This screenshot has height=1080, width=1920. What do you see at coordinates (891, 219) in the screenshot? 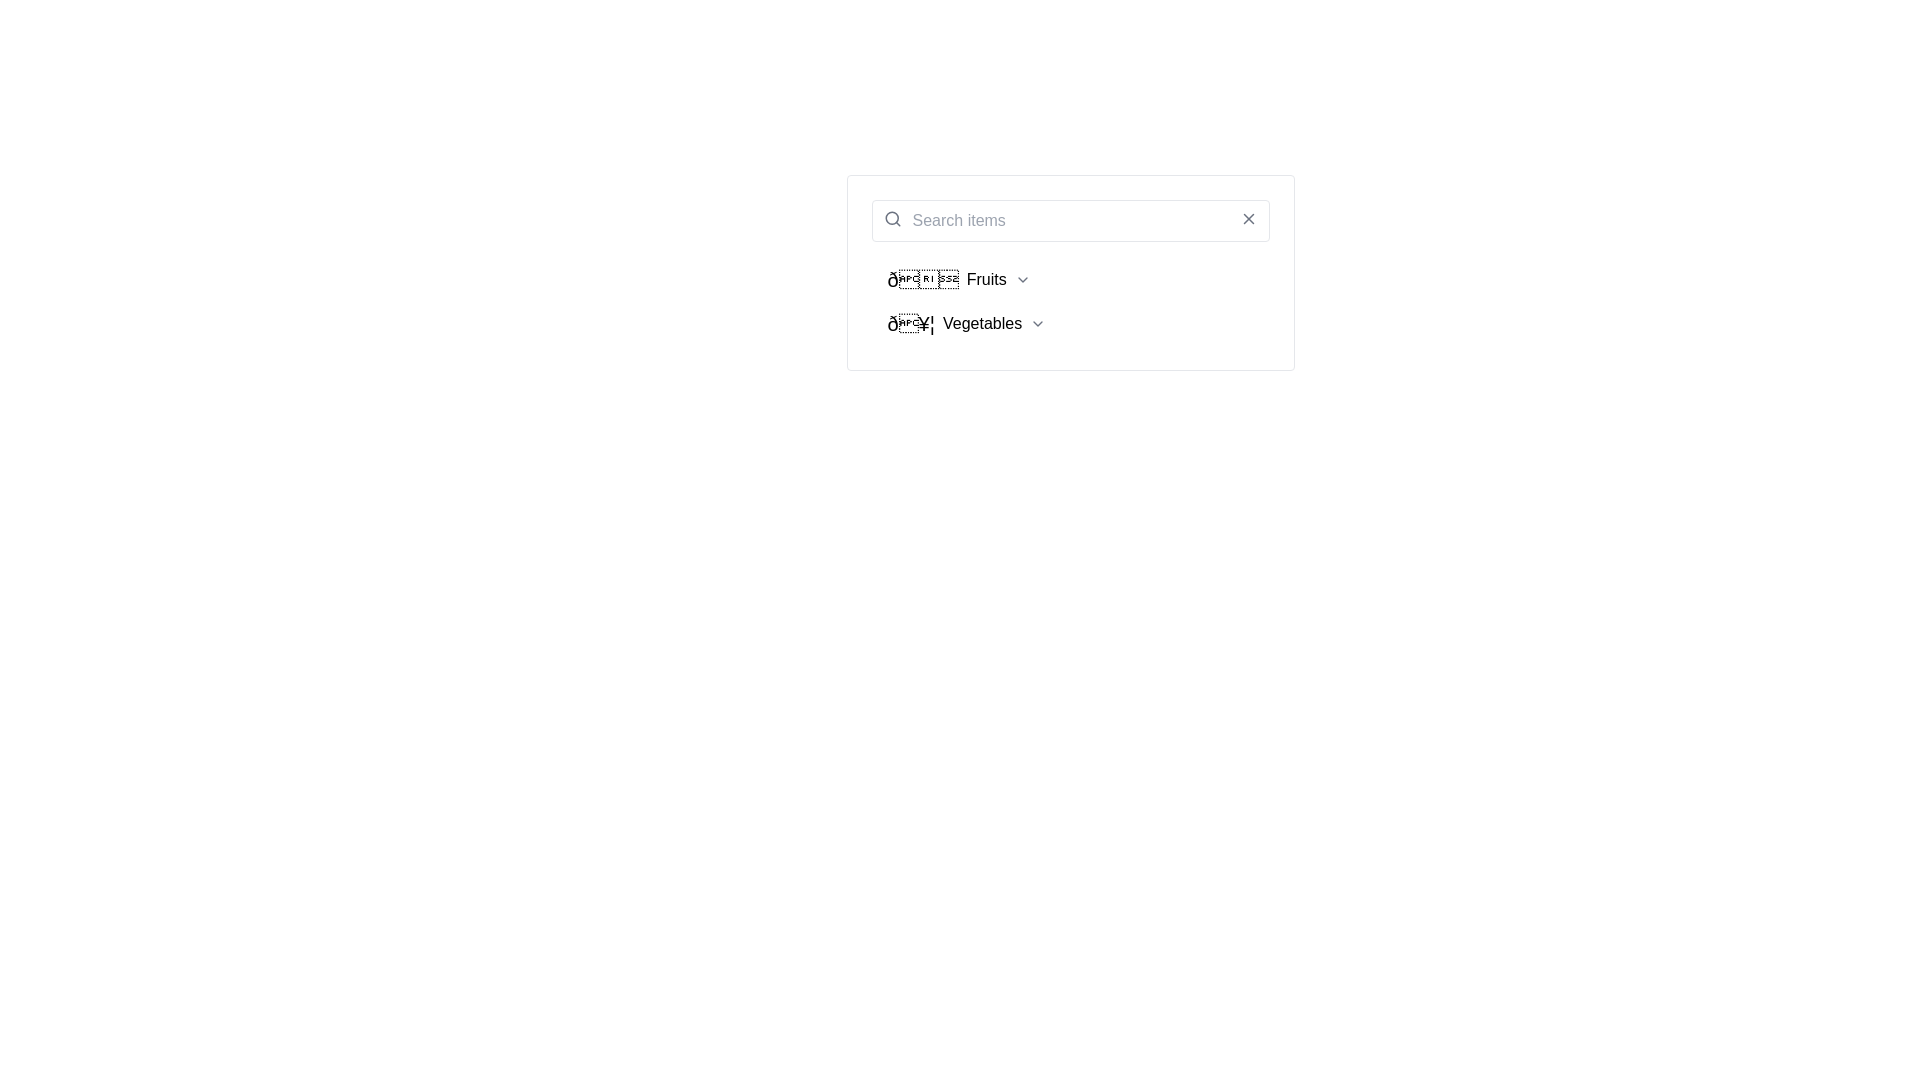
I see `the small, circular search icon styled as a magnifying glass with a gray outline located to the left of the text input box` at bounding box center [891, 219].